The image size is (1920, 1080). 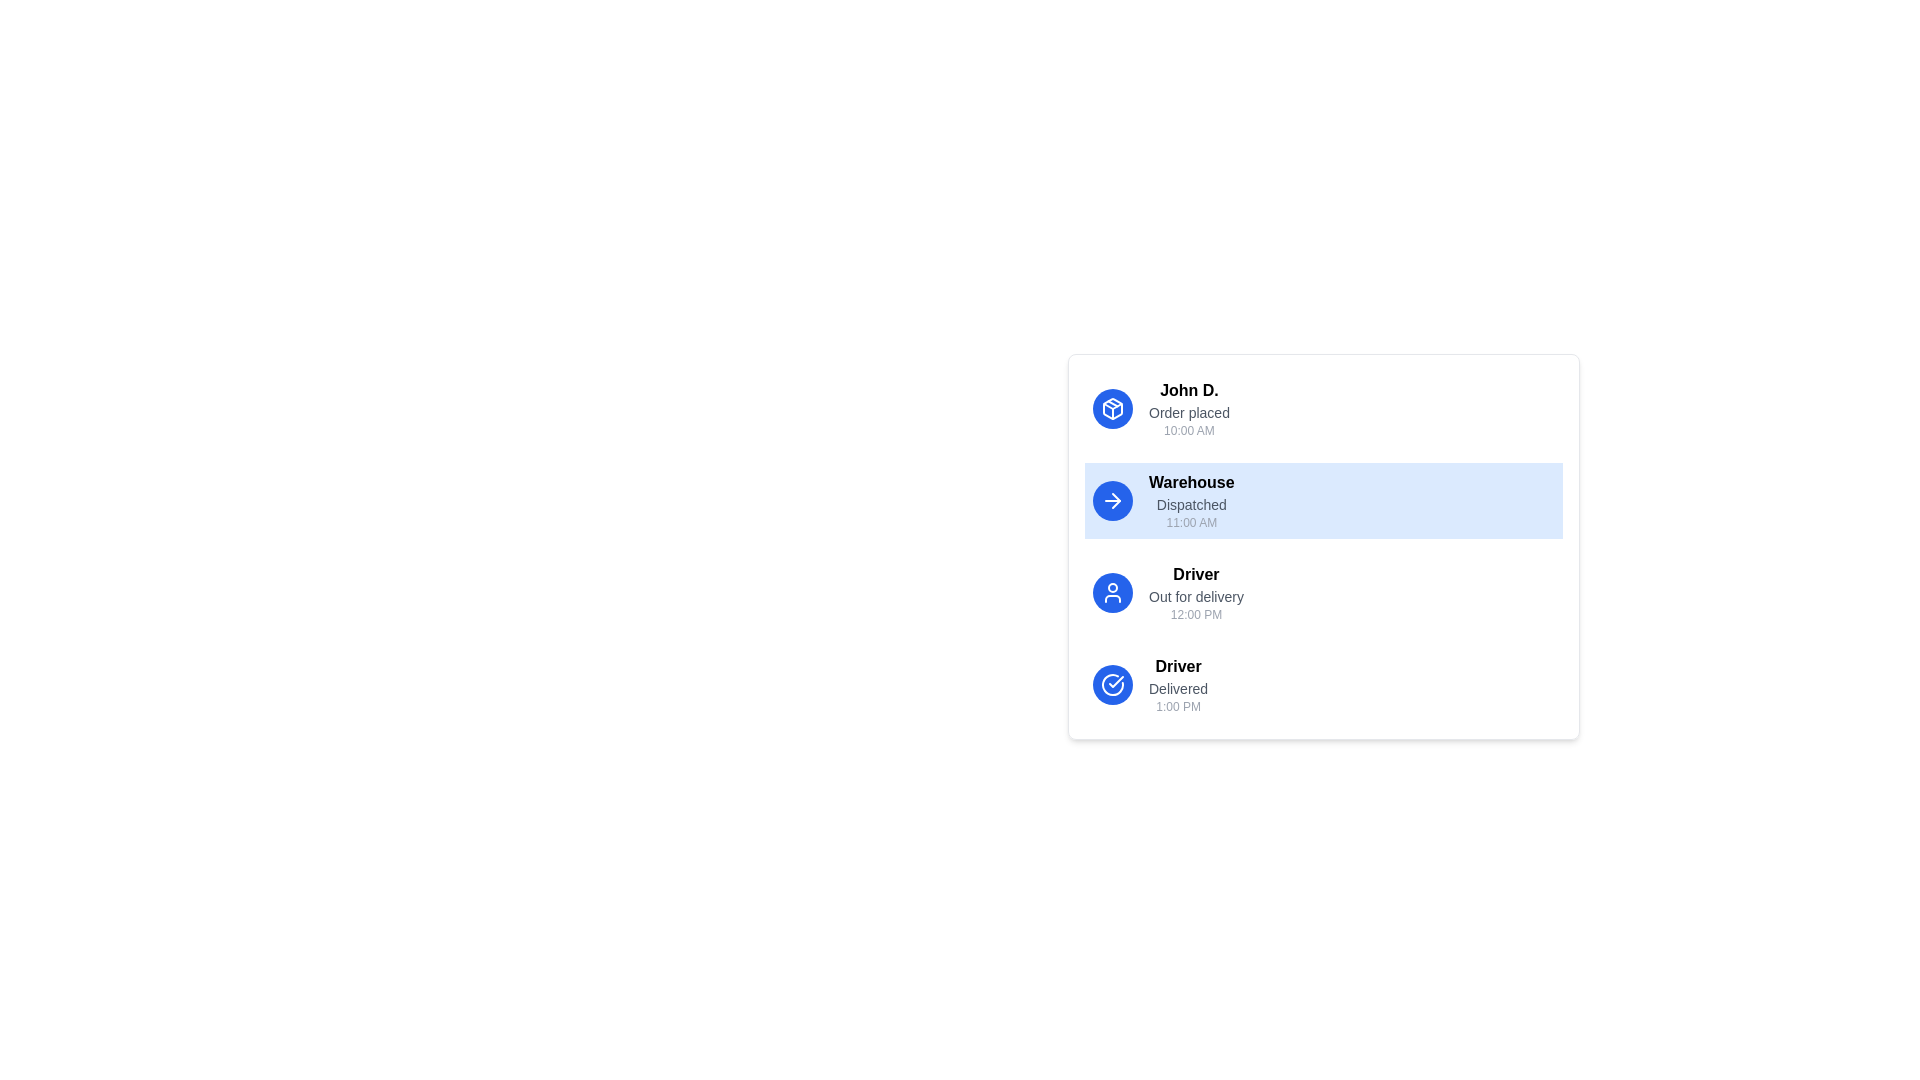 What do you see at coordinates (1112, 407) in the screenshot?
I see `the package SVG icon located within the blue circular button to the left of the 'John D.' entry in the list segment` at bounding box center [1112, 407].